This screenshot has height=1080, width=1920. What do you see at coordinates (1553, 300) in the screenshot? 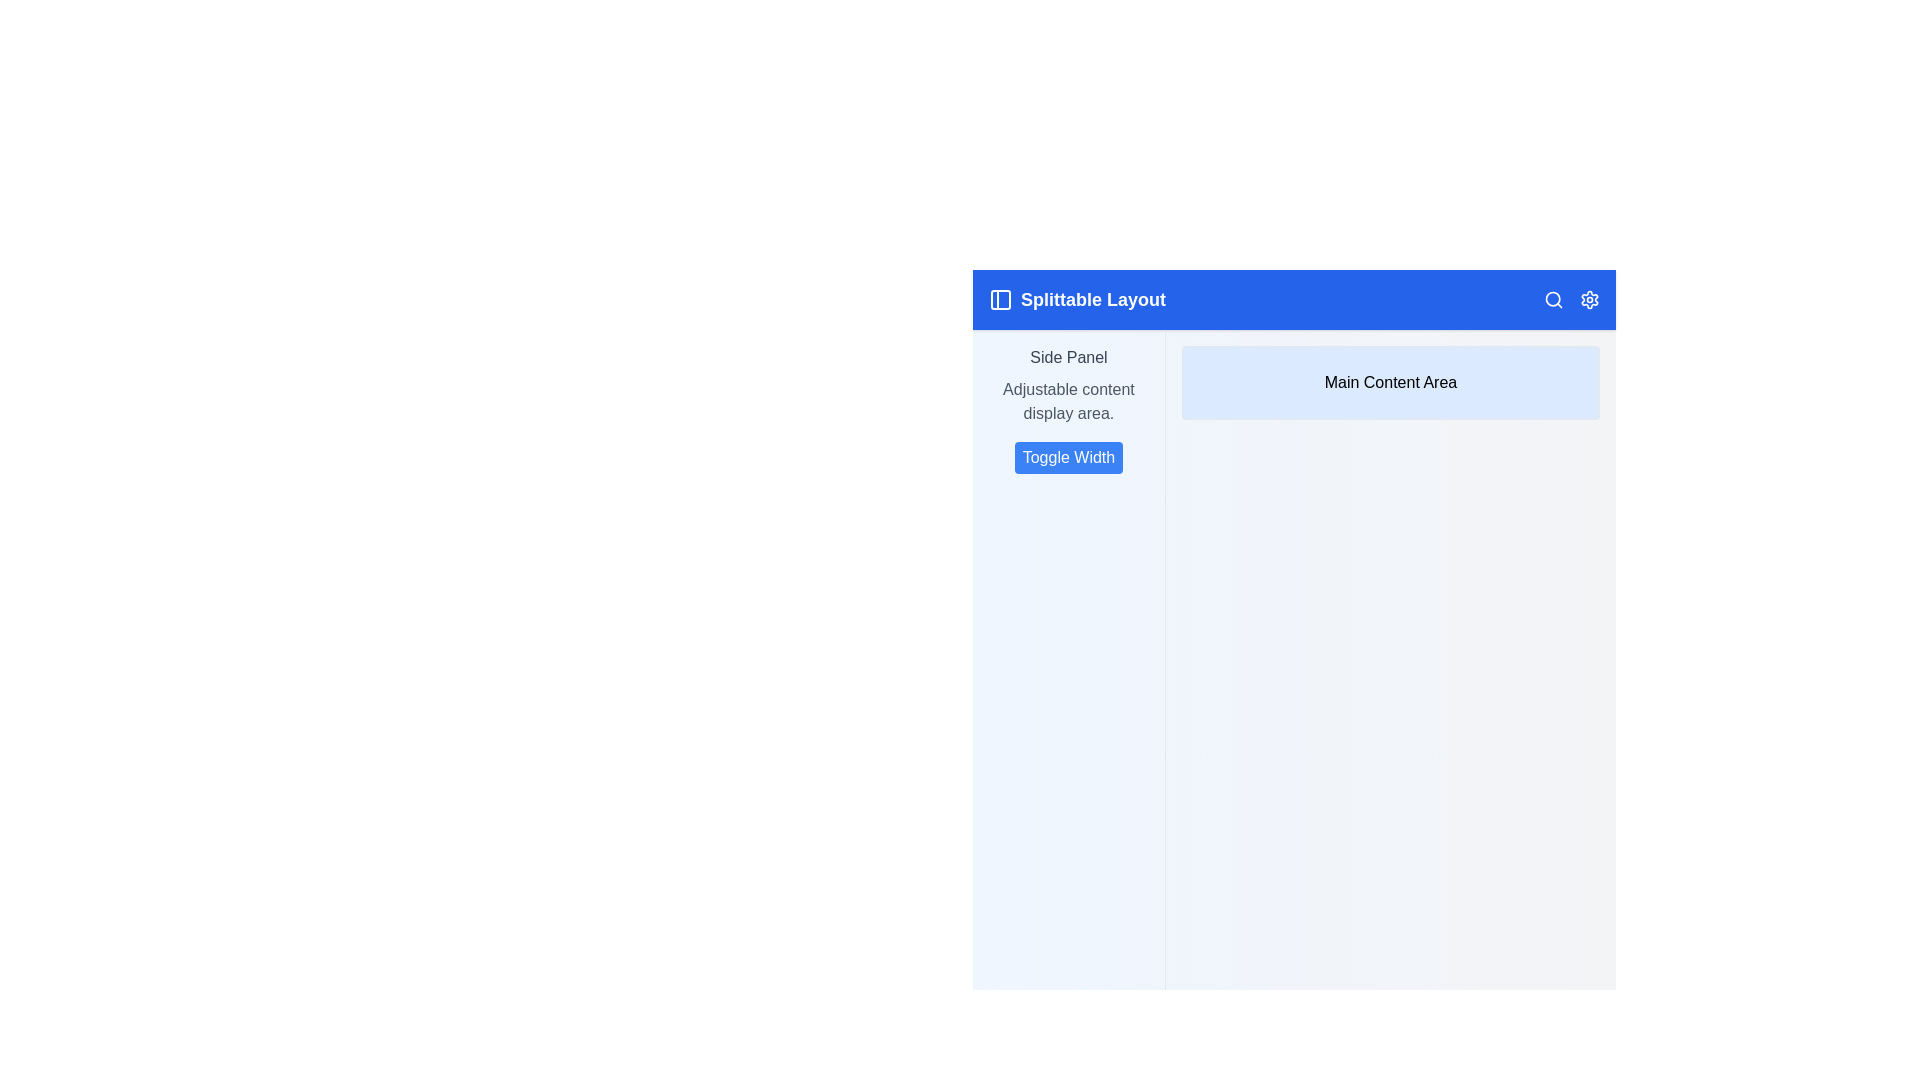
I see `the search button icon located in the header section towards the right-hand corner, which is the first icon from the left in its group` at bounding box center [1553, 300].